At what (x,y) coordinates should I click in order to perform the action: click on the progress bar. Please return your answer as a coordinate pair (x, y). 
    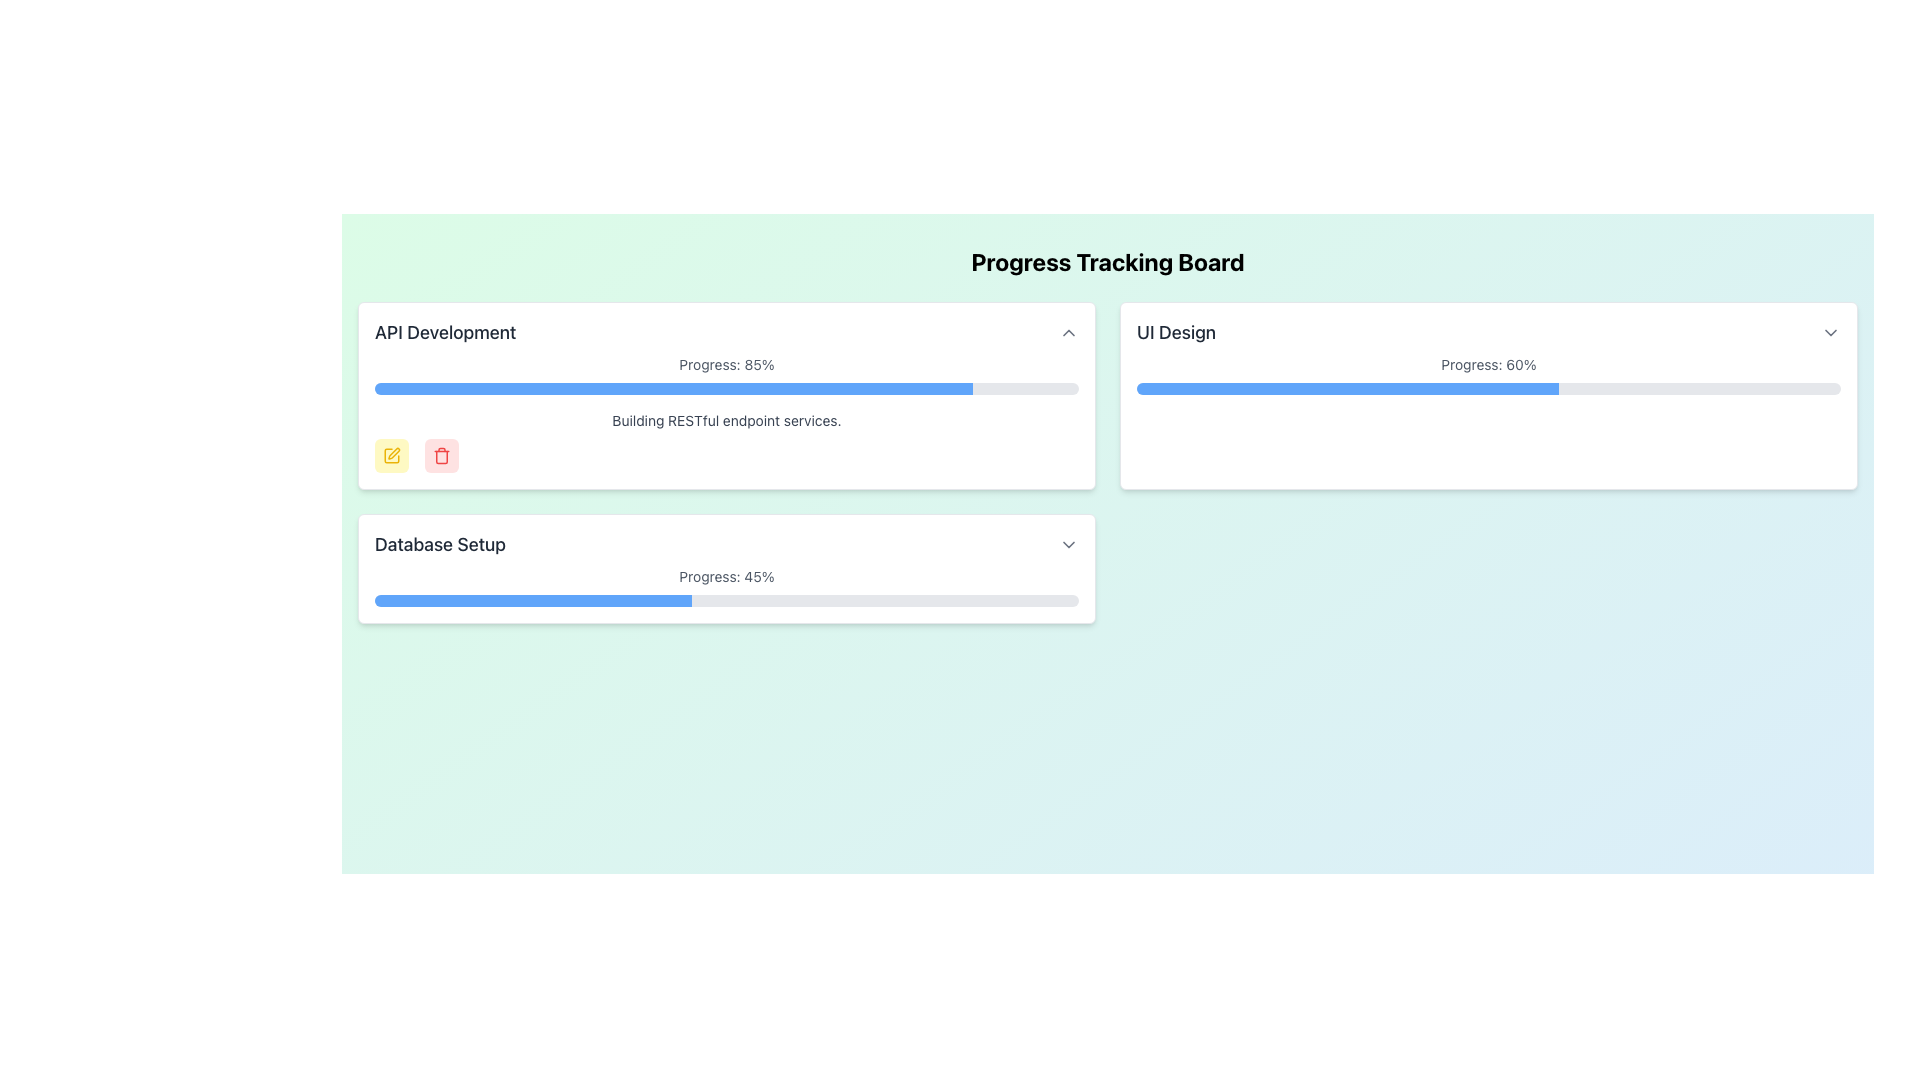
    Looking at the image, I should click on (520, 600).